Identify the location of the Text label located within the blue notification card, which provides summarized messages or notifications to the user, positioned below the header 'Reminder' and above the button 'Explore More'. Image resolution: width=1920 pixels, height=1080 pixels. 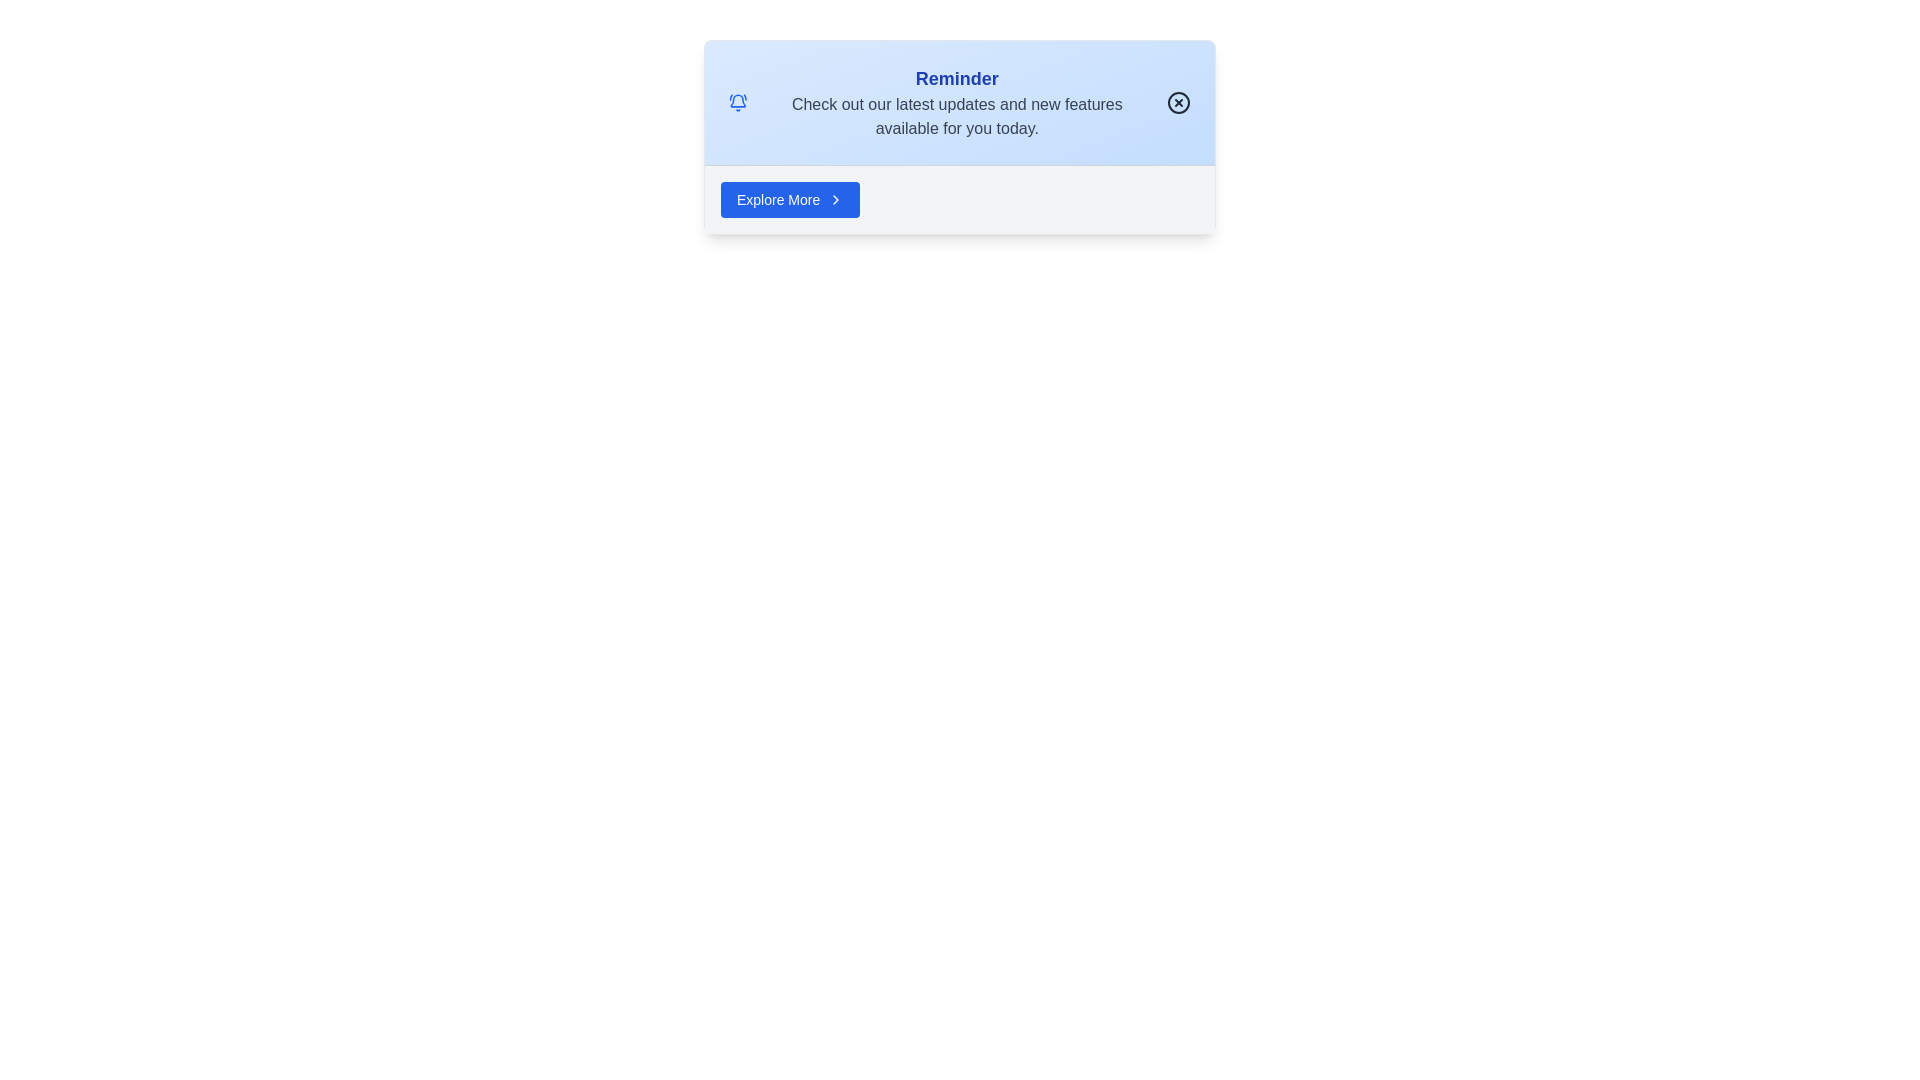
(956, 116).